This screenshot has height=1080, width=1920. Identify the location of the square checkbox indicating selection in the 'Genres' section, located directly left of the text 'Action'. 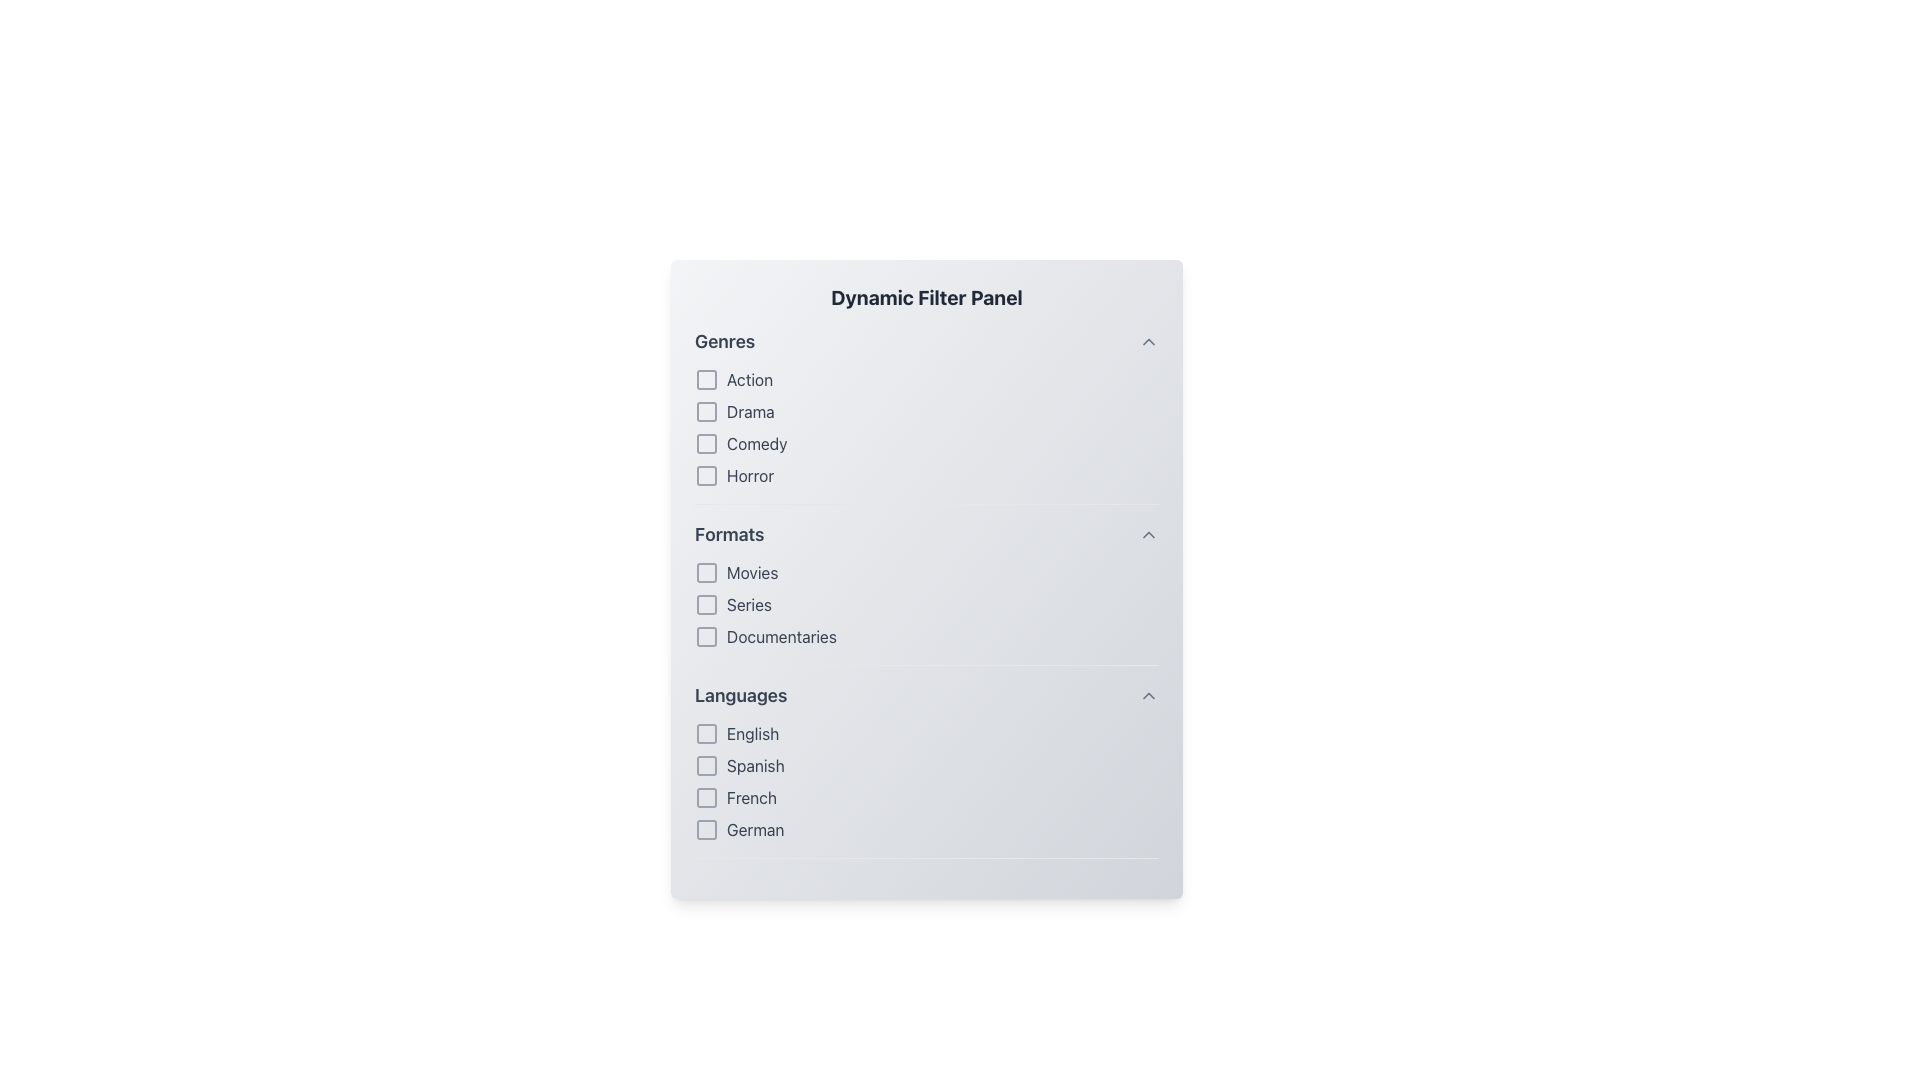
(706, 380).